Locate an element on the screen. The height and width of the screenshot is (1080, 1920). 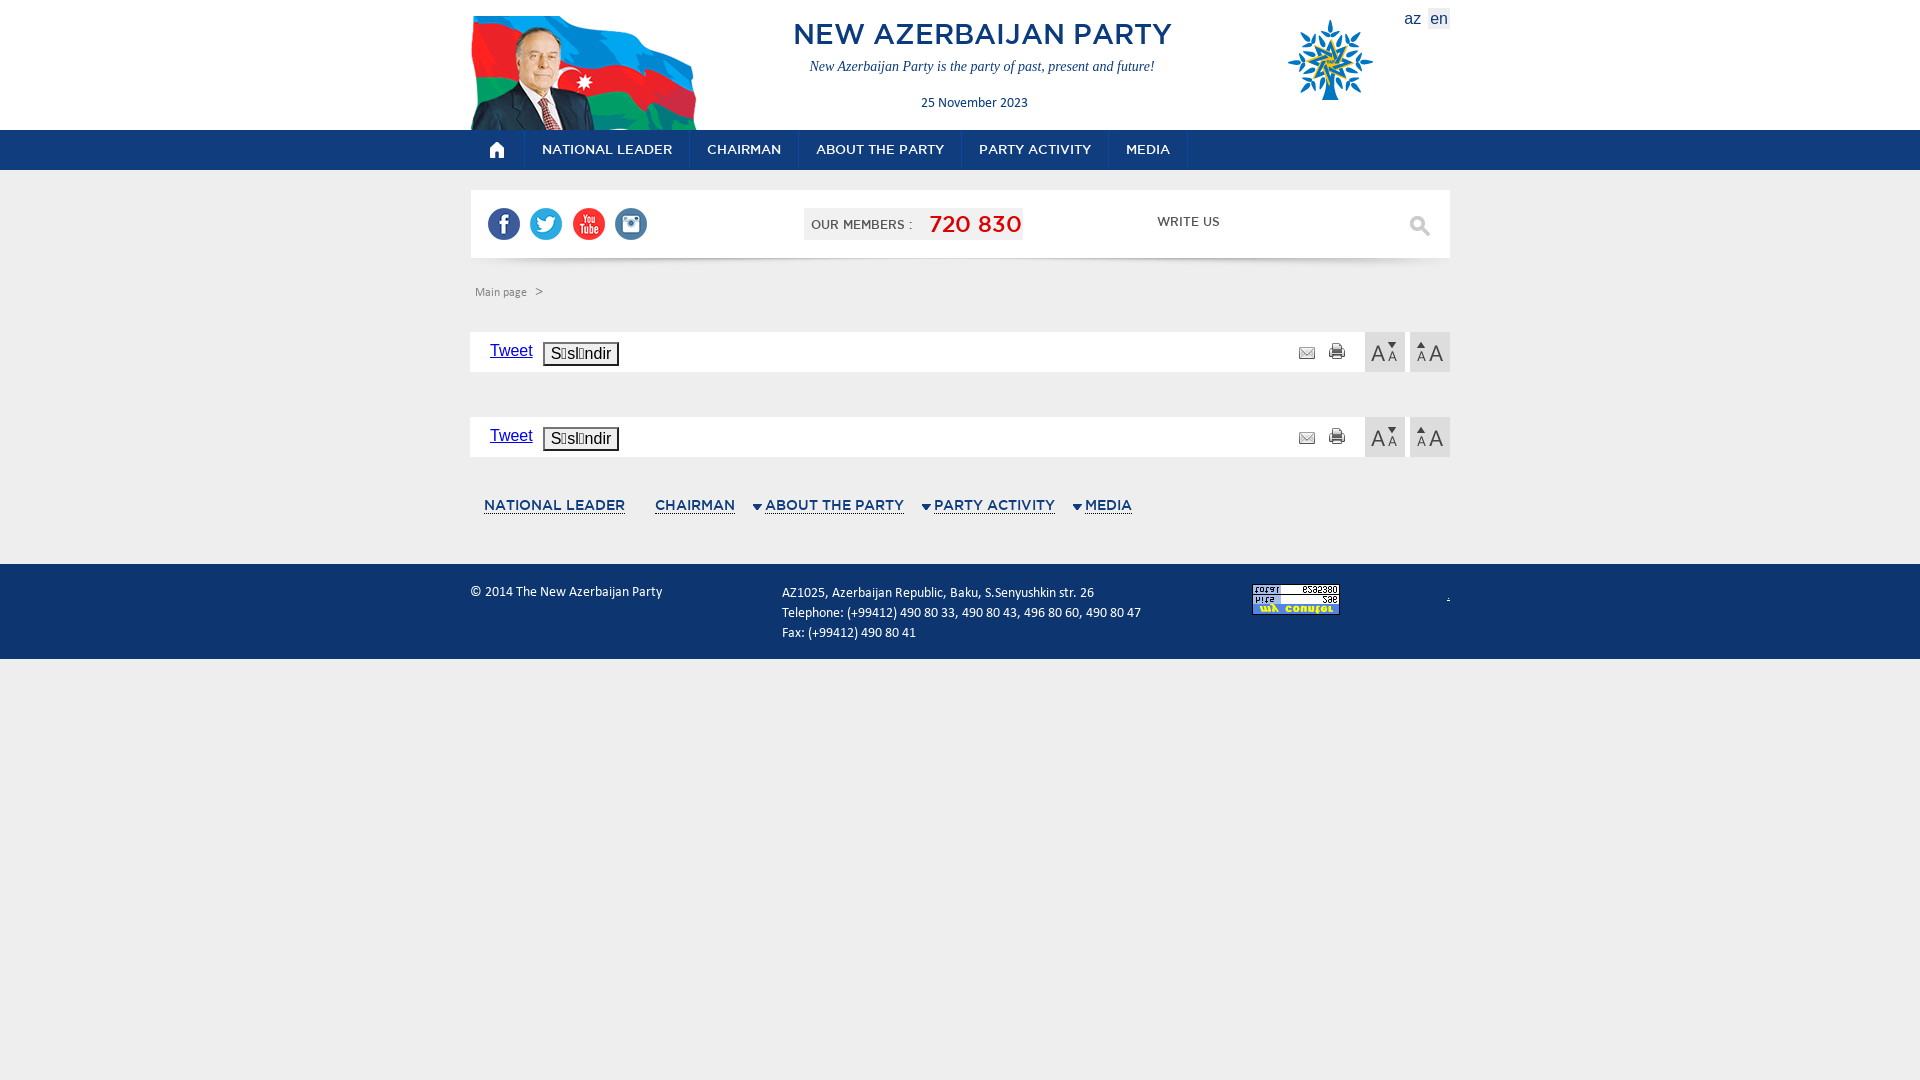
'en' is located at coordinates (1438, 18).